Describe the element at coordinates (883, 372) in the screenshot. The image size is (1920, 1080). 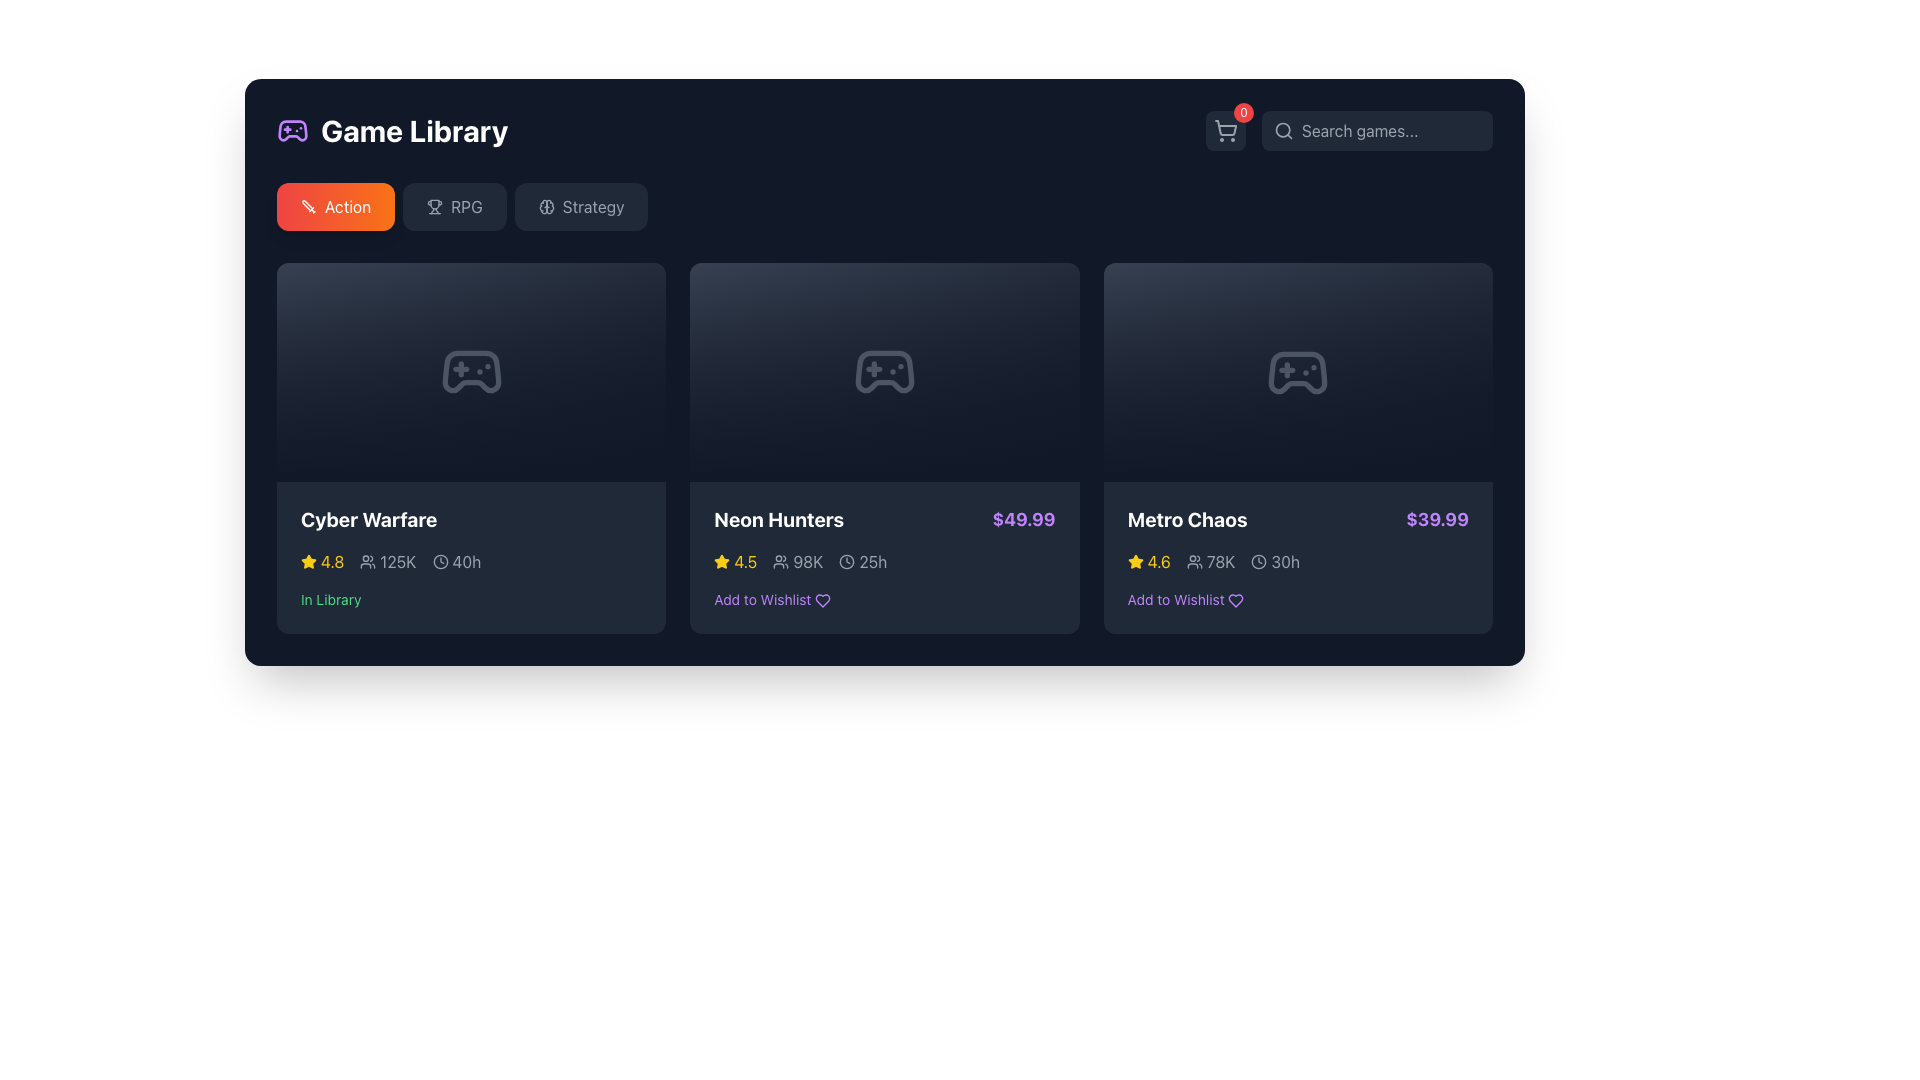
I see `the game controller icon, which is part of the second game card titled 'Neon Hunters' priced at $49.99, located between 'Cyber Warfare' and 'Metro Chaos'` at that location.